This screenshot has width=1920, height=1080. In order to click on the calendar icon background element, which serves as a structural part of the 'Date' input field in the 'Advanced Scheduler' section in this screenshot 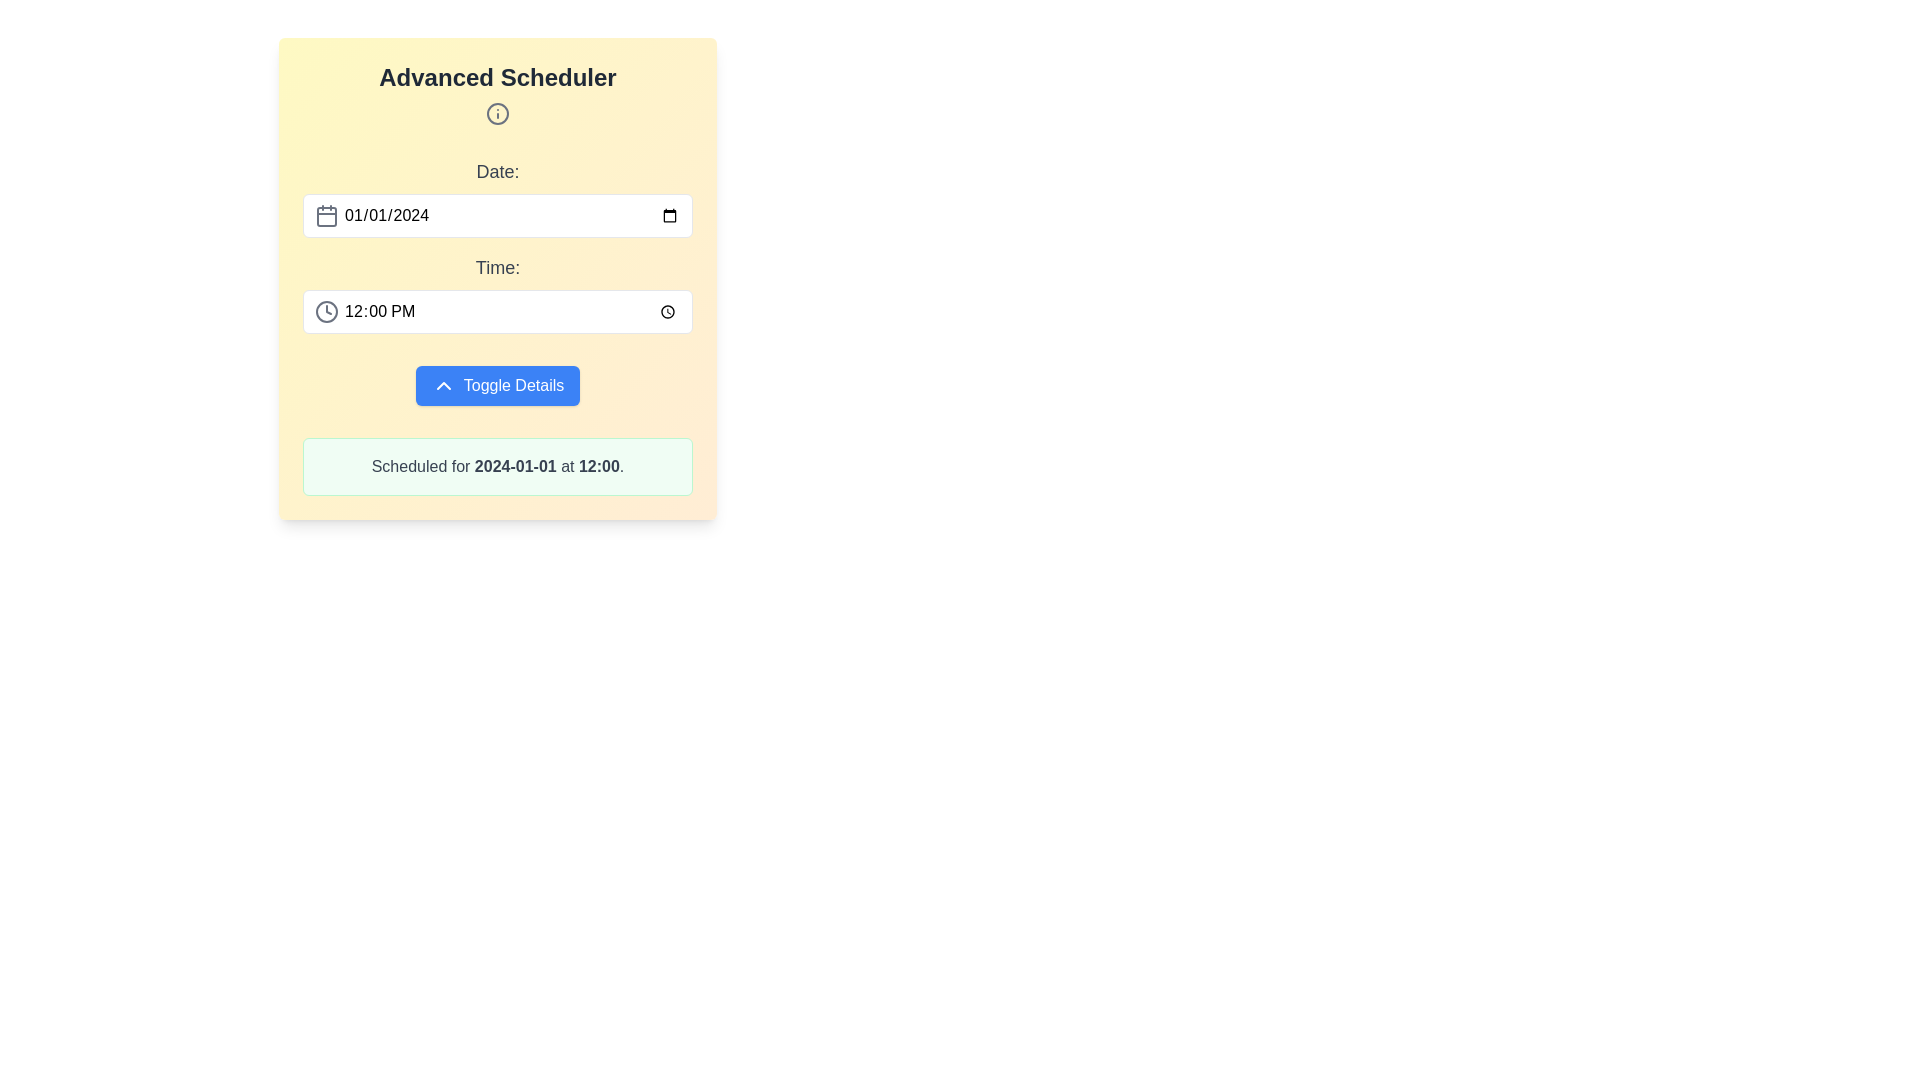, I will do `click(326, 216)`.